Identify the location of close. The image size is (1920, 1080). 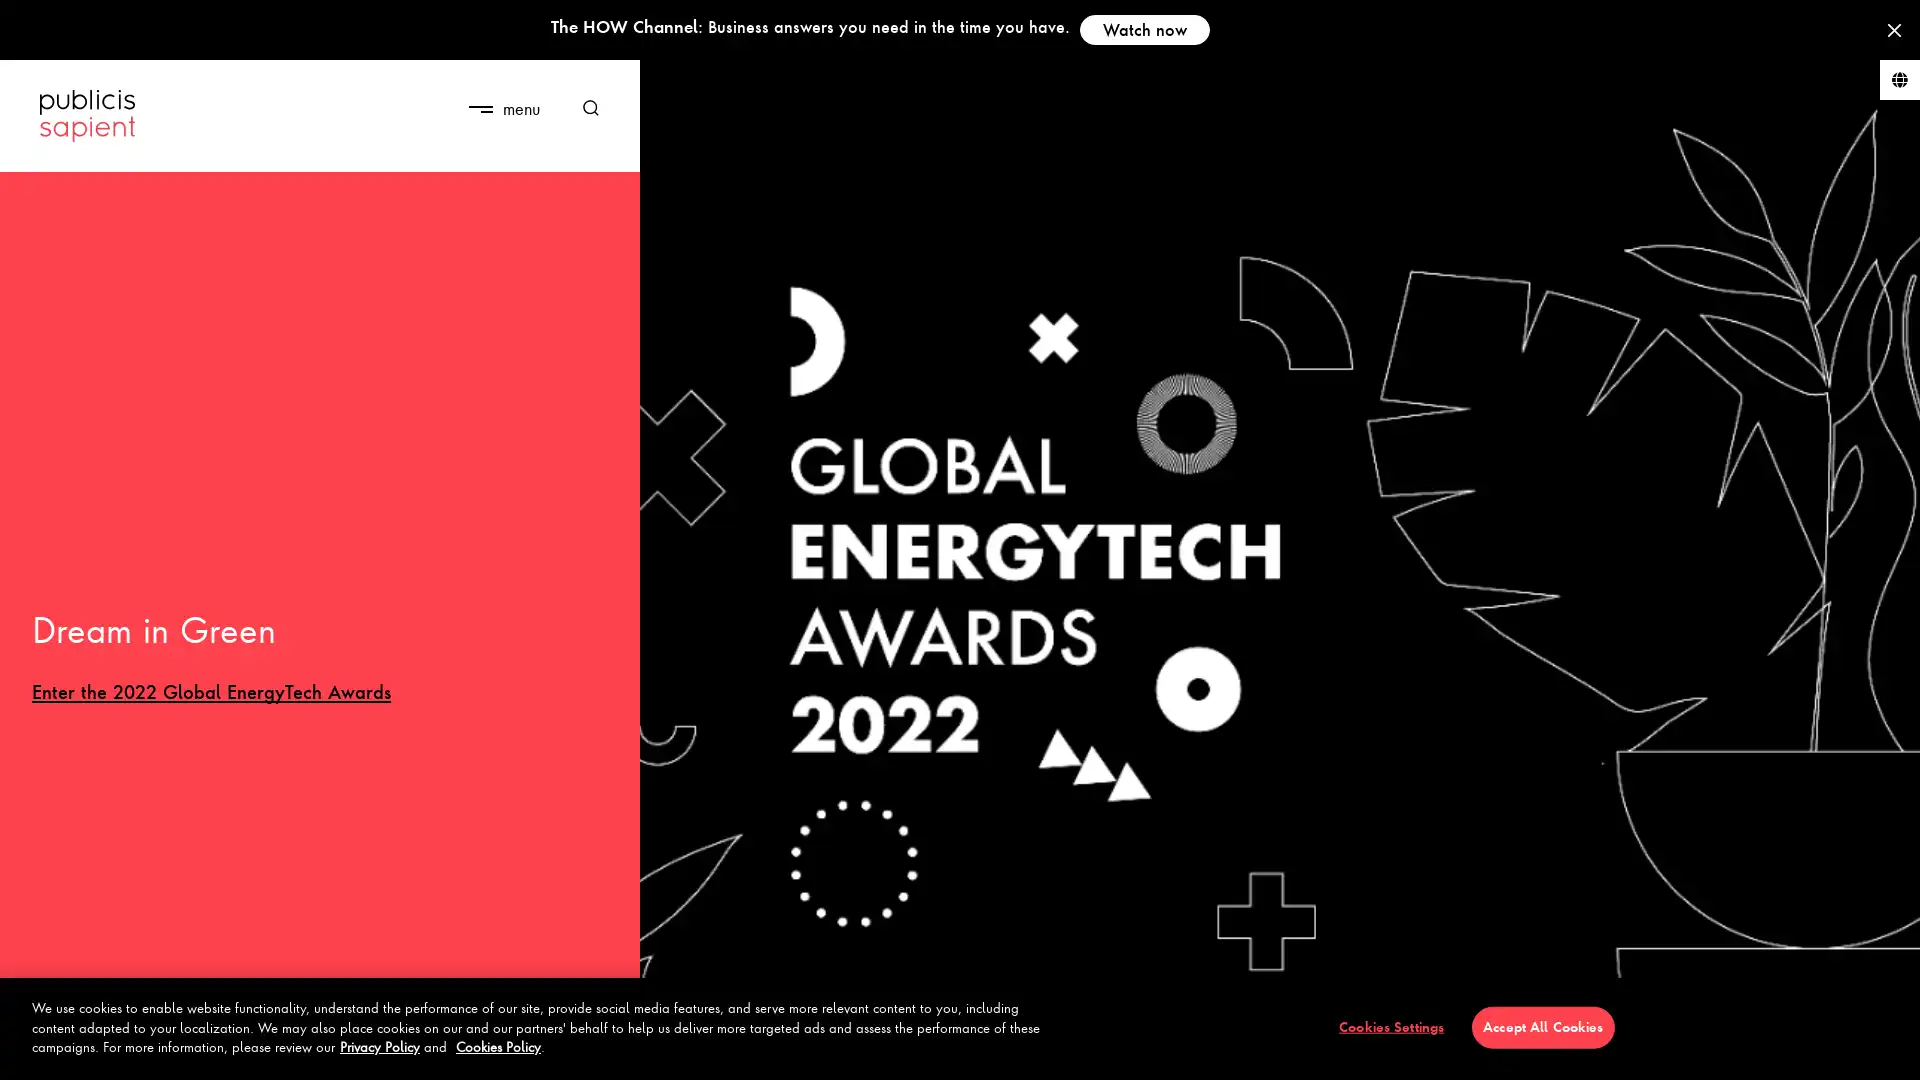
(560, 91).